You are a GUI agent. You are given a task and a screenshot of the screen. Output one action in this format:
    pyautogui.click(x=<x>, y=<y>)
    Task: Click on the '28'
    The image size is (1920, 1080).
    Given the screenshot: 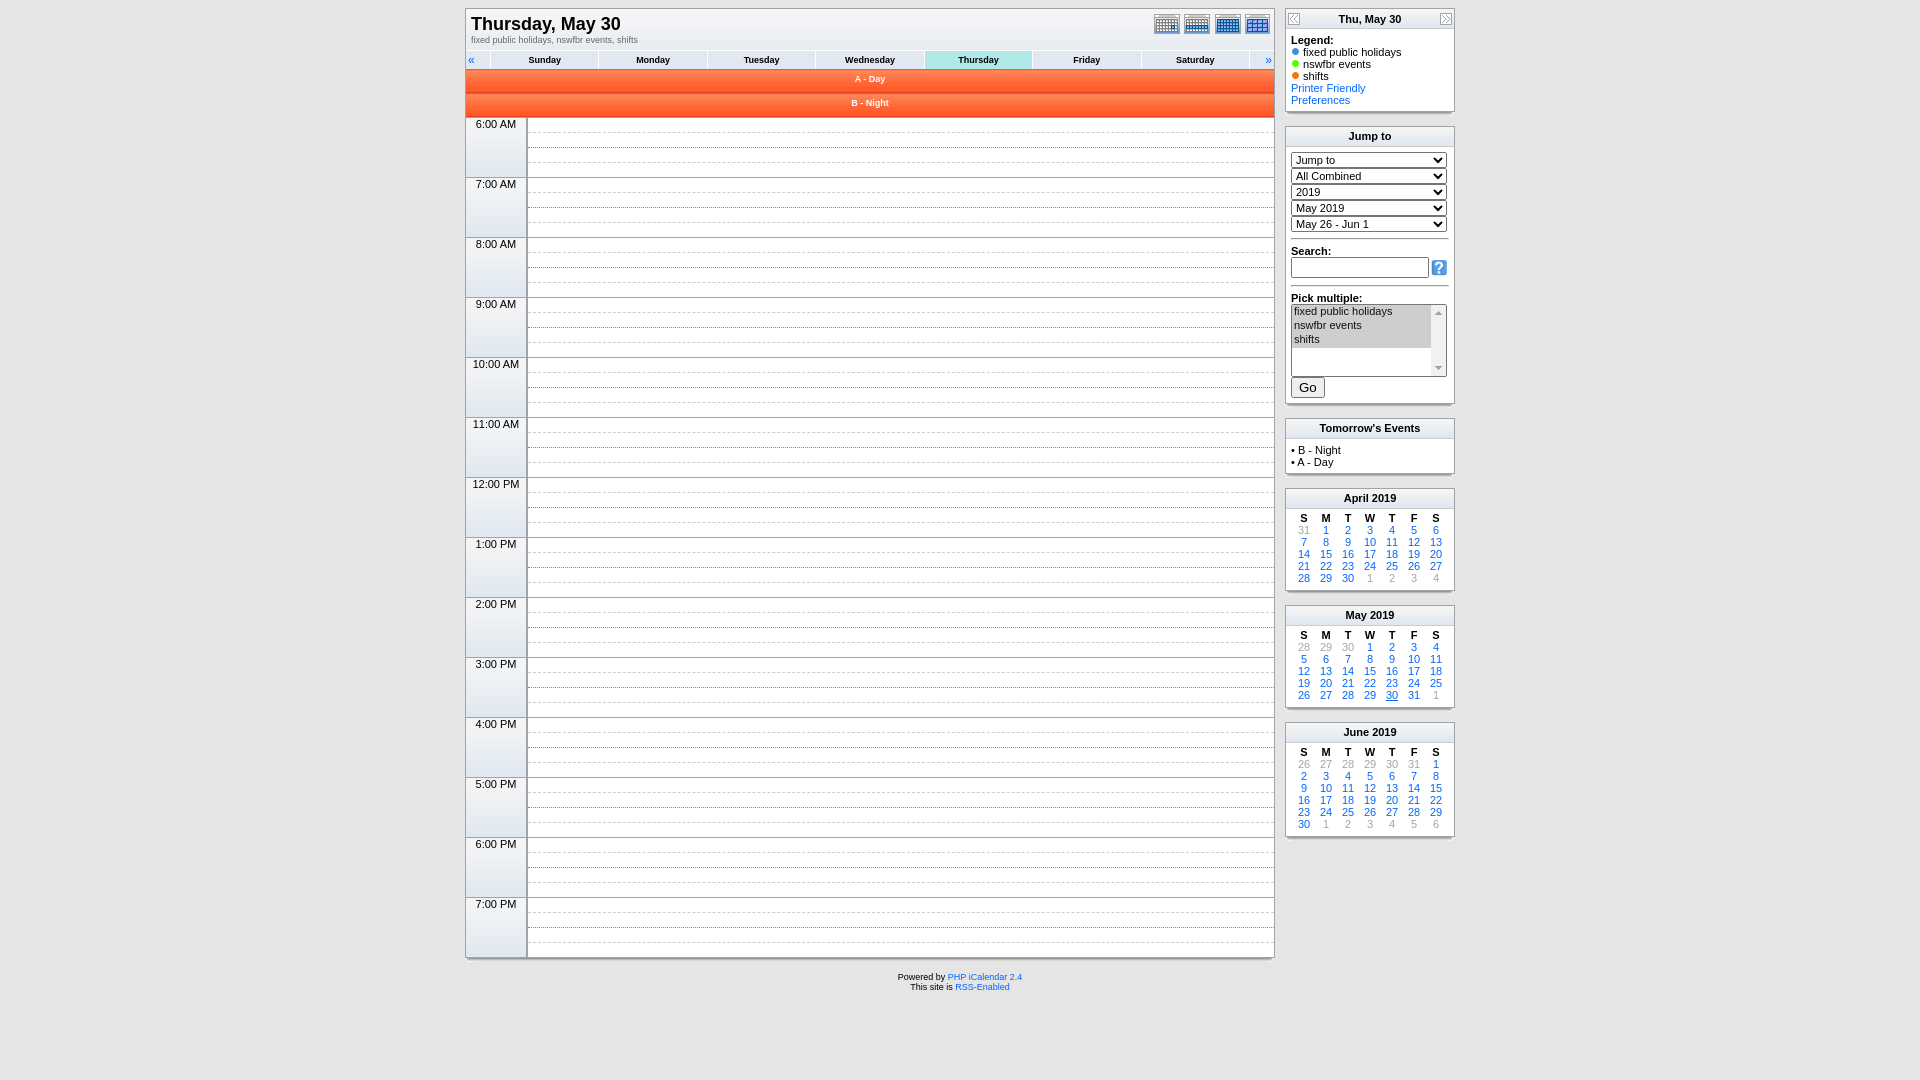 What is the action you would take?
    pyautogui.click(x=1304, y=578)
    